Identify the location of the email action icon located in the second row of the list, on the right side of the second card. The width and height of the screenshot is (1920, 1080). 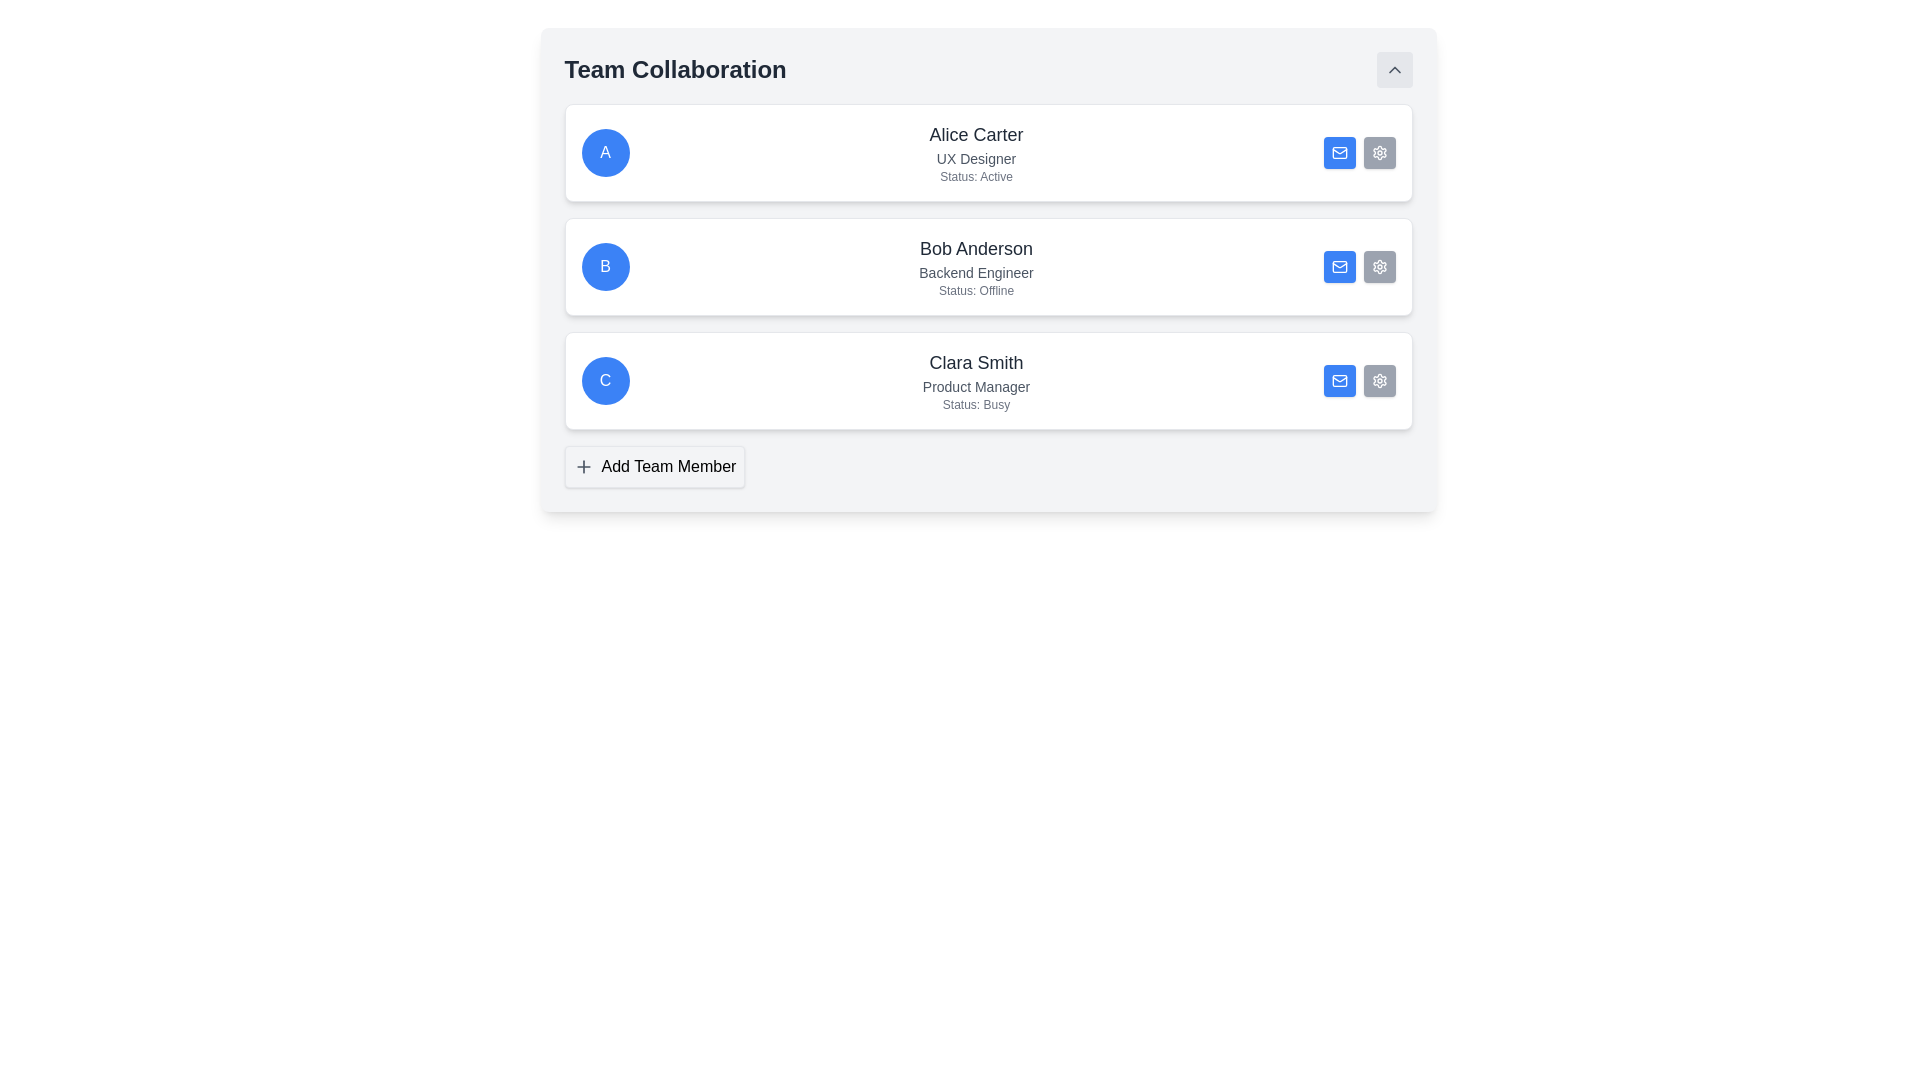
(1339, 265).